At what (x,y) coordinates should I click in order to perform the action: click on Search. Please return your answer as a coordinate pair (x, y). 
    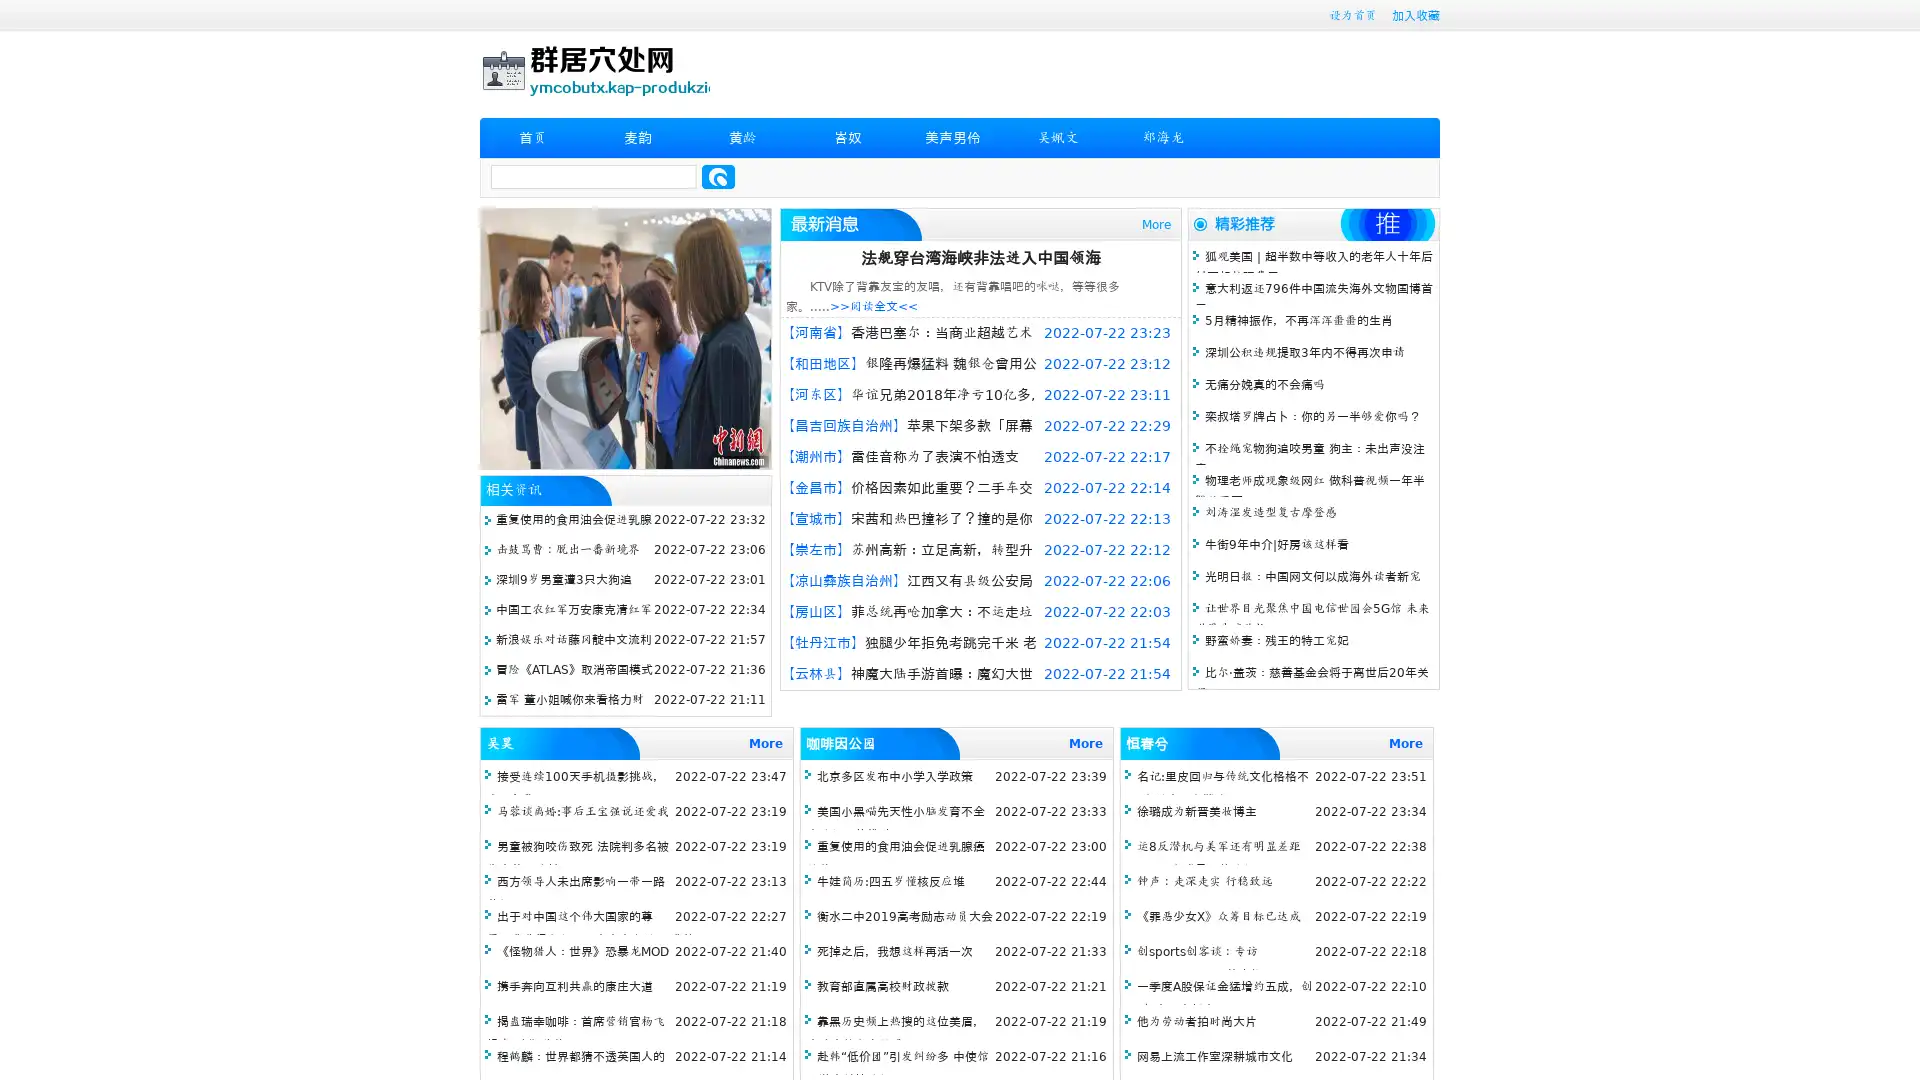
    Looking at the image, I should click on (718, 176).